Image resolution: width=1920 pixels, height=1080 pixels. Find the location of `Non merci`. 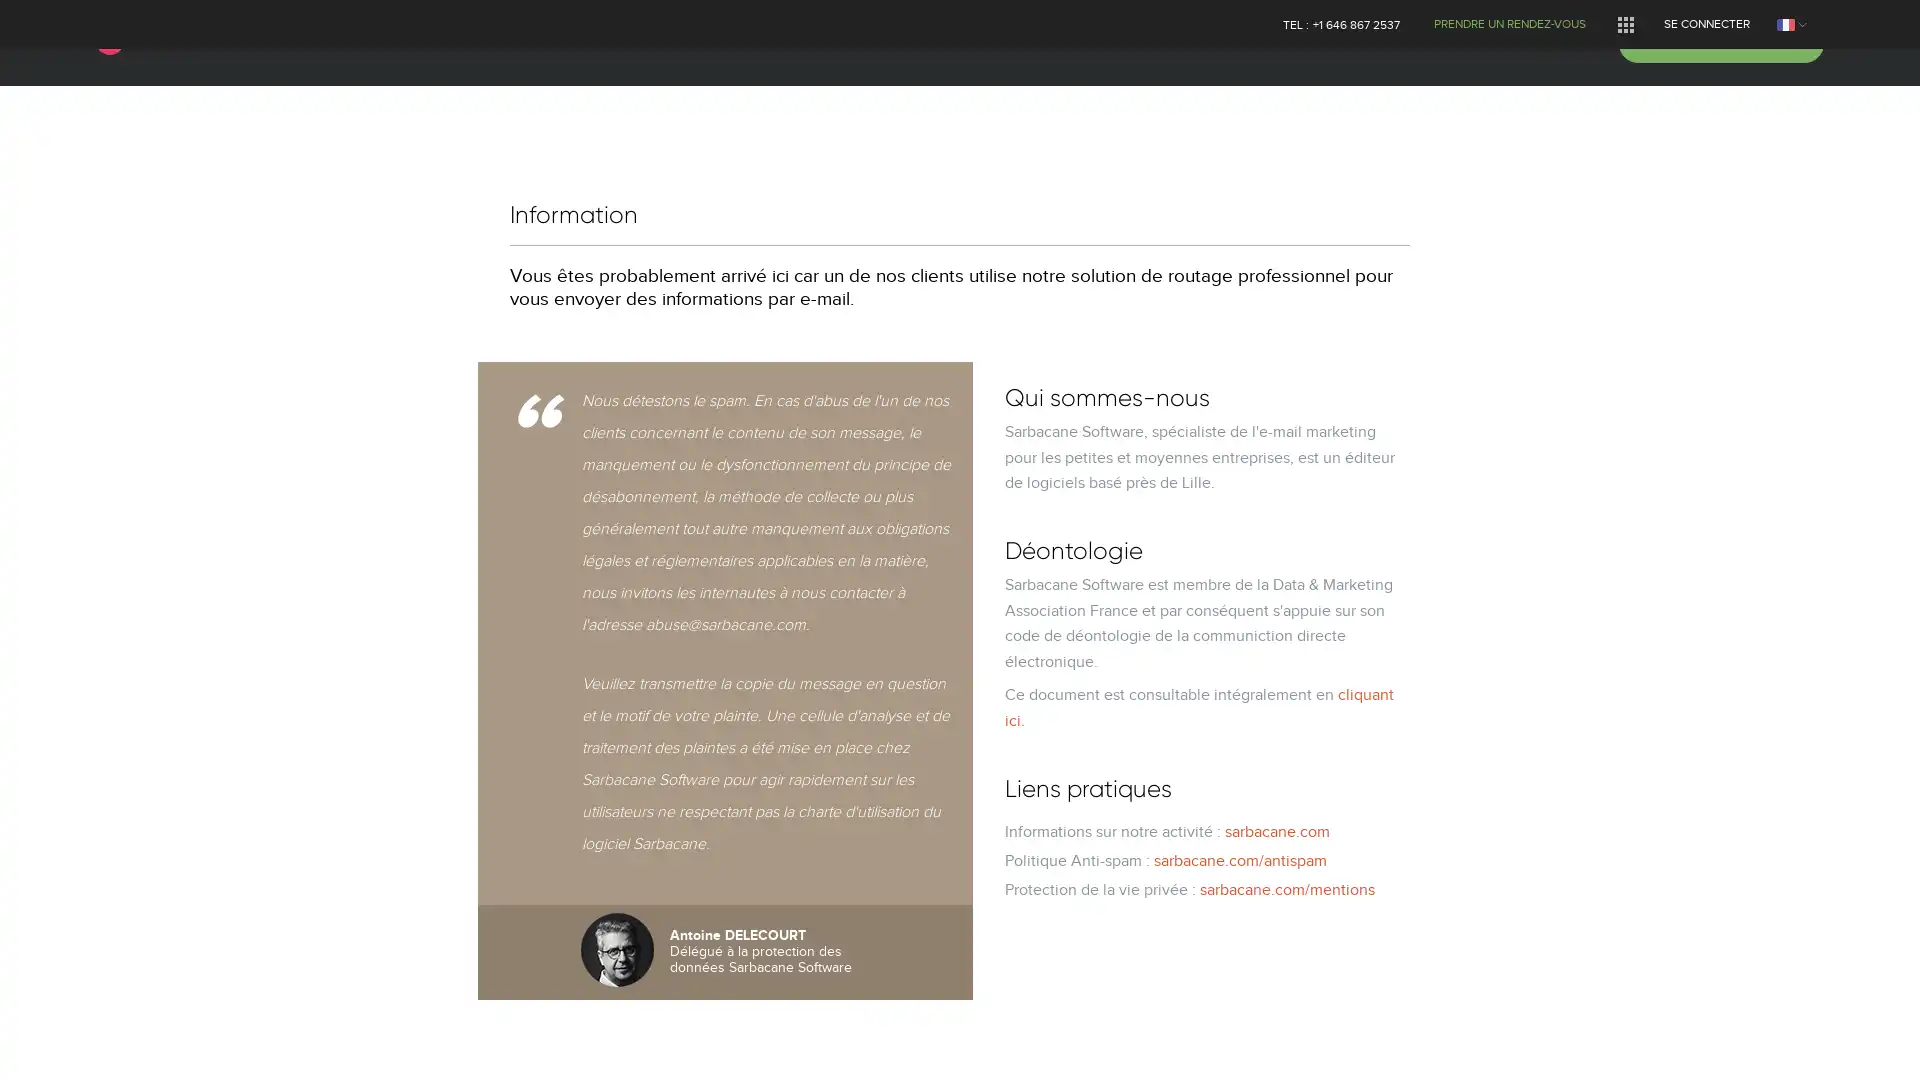

Non merci is located at coordinates (800, 676).